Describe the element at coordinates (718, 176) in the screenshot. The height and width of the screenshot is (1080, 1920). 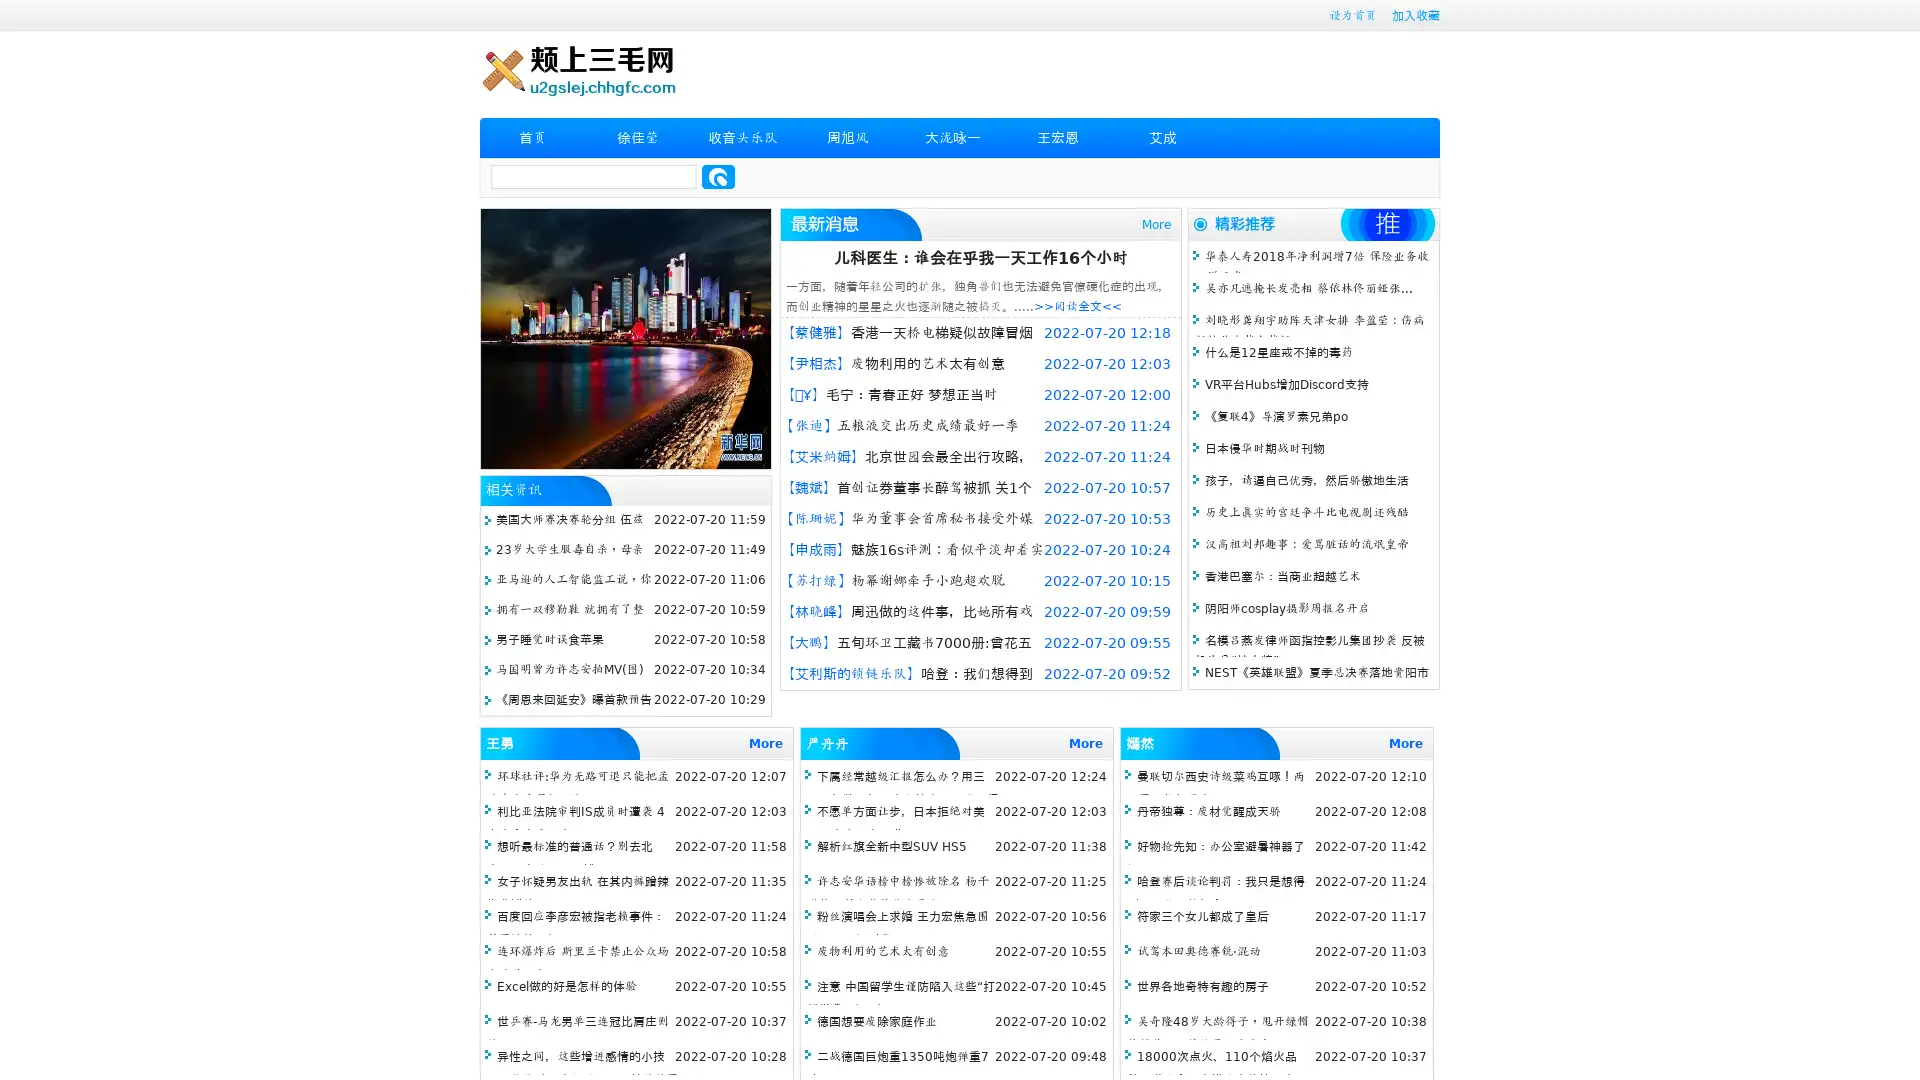
I see `Search` at that location.